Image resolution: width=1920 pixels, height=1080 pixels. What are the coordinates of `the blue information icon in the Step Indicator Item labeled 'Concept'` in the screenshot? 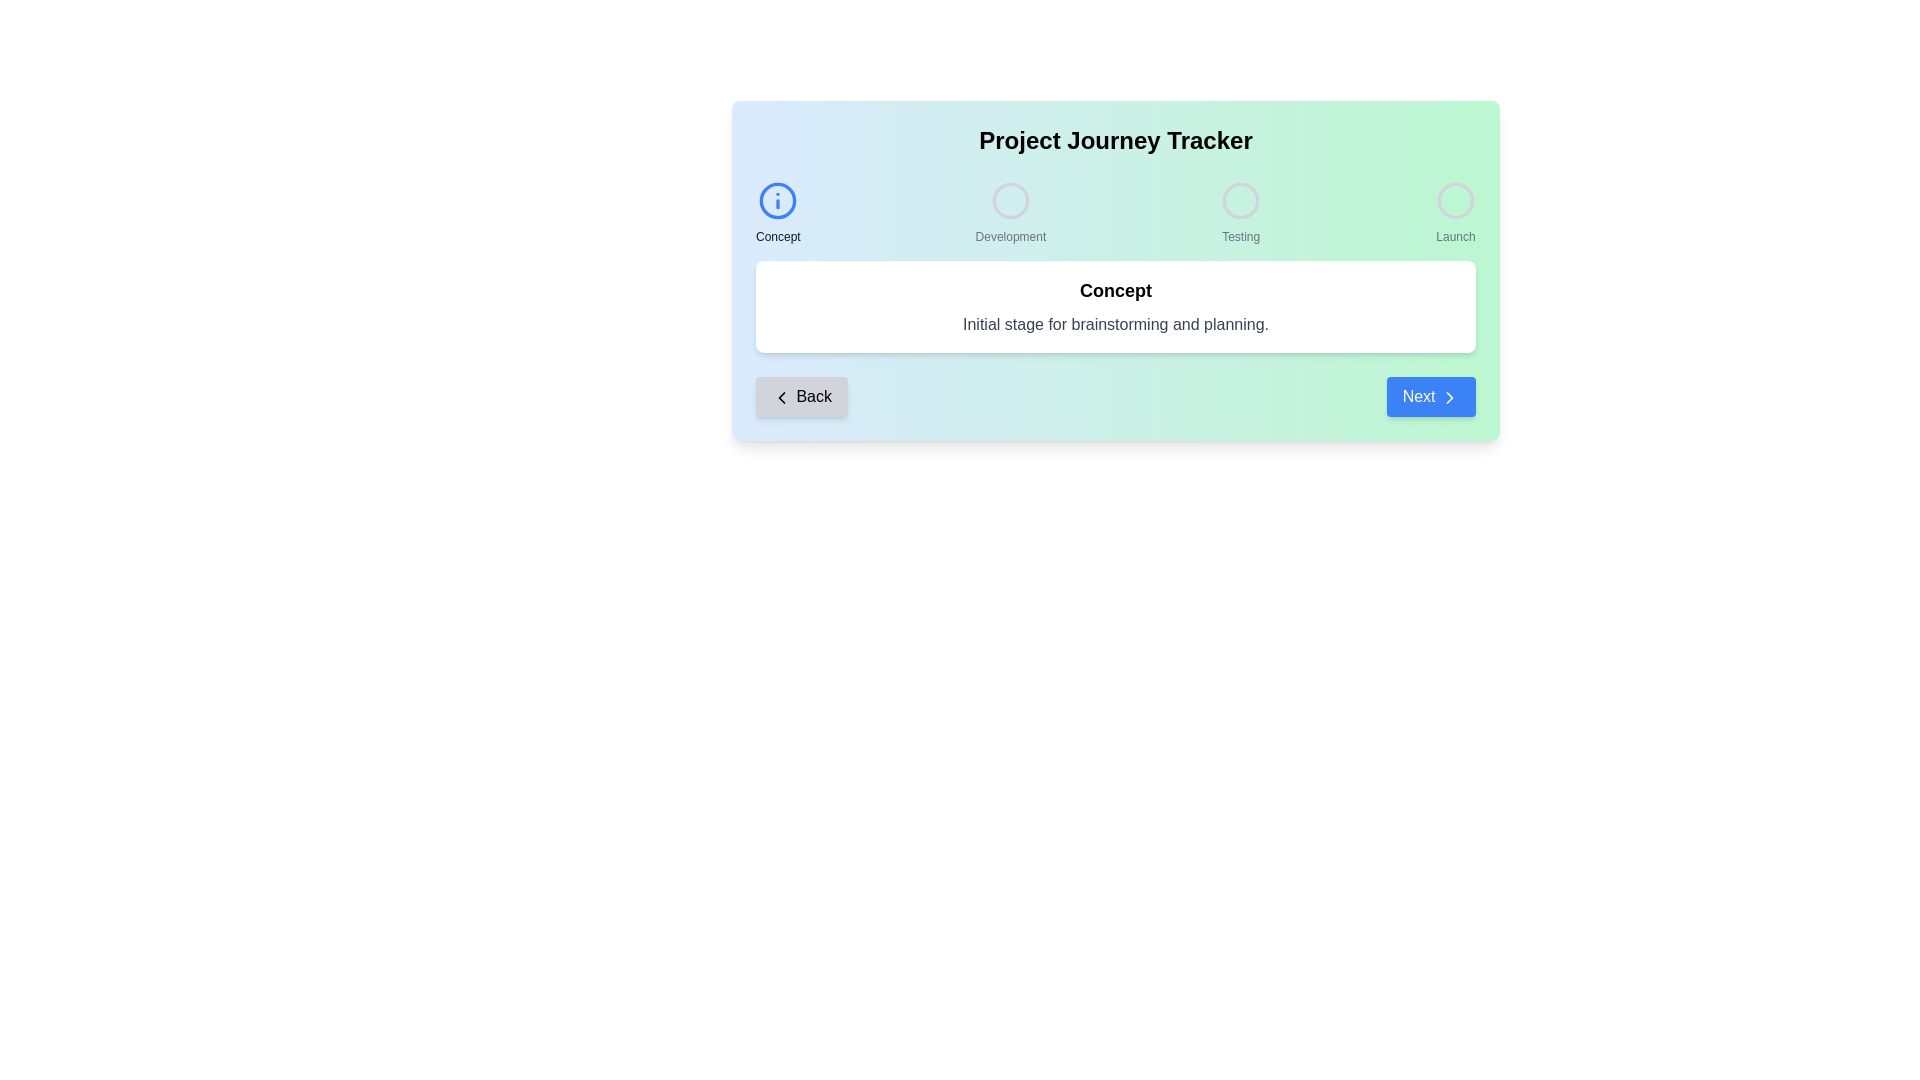 It's located at (777, 212).